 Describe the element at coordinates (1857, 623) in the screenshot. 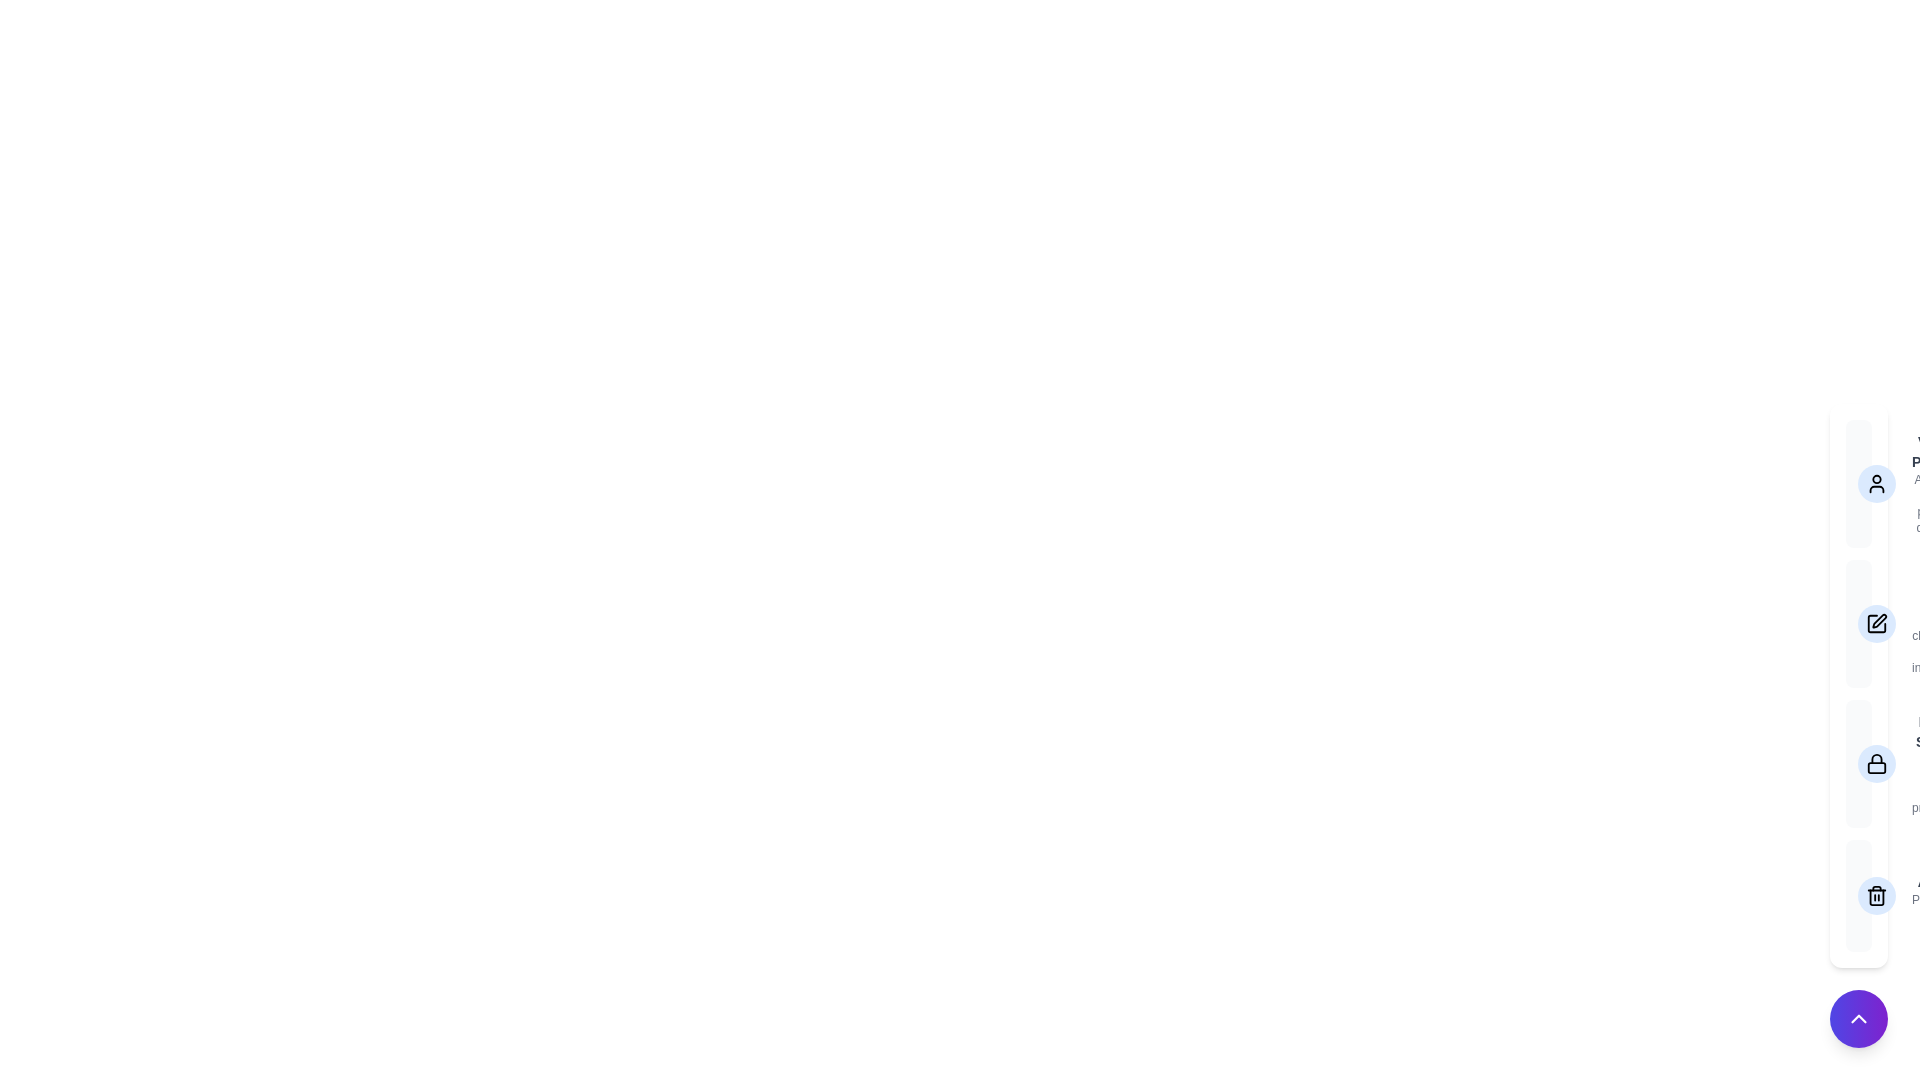

I see `the option Edit Profile to view its details` at that location.